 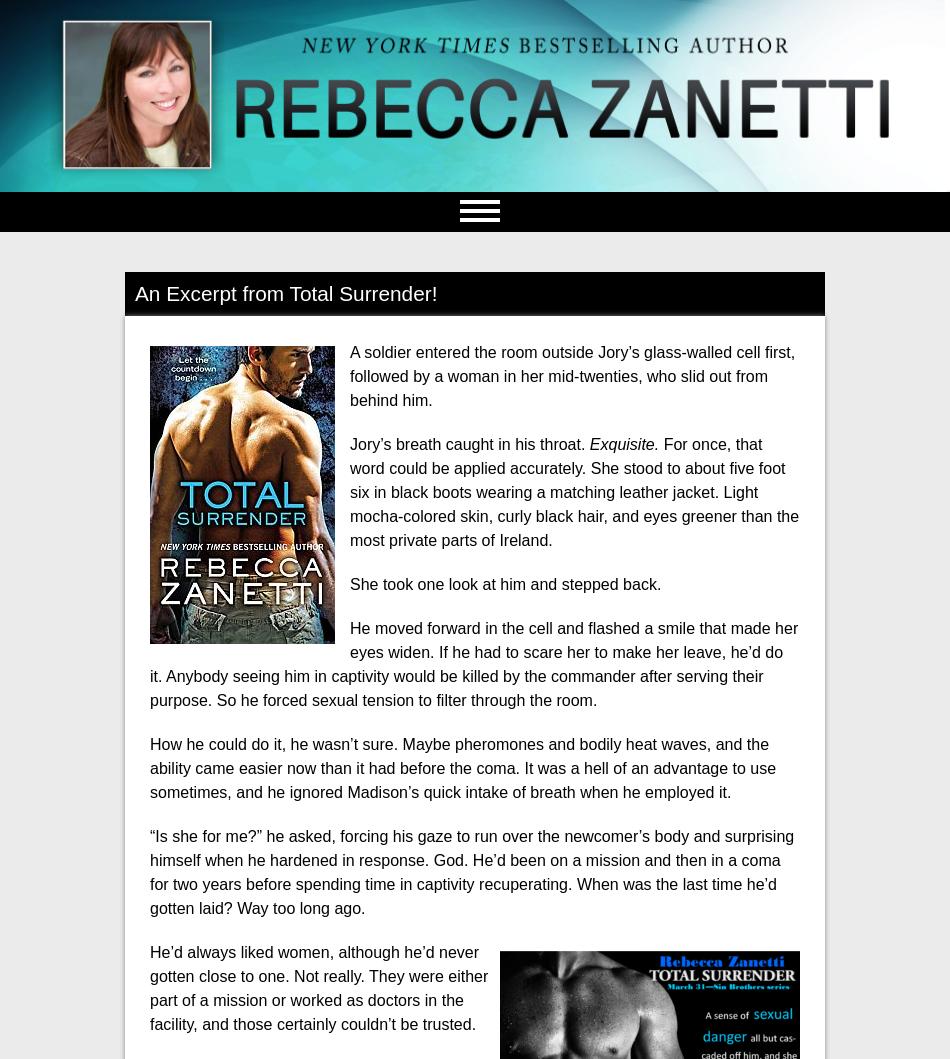 What do you see at coordinates (572, 374) in the screenshot?
I see `'A soldier entered the room outside Jory’s glass-walled cell first, followed by a woman in her mid-twenties, who slid out from behind him.'` at bounding box center [572, 374].